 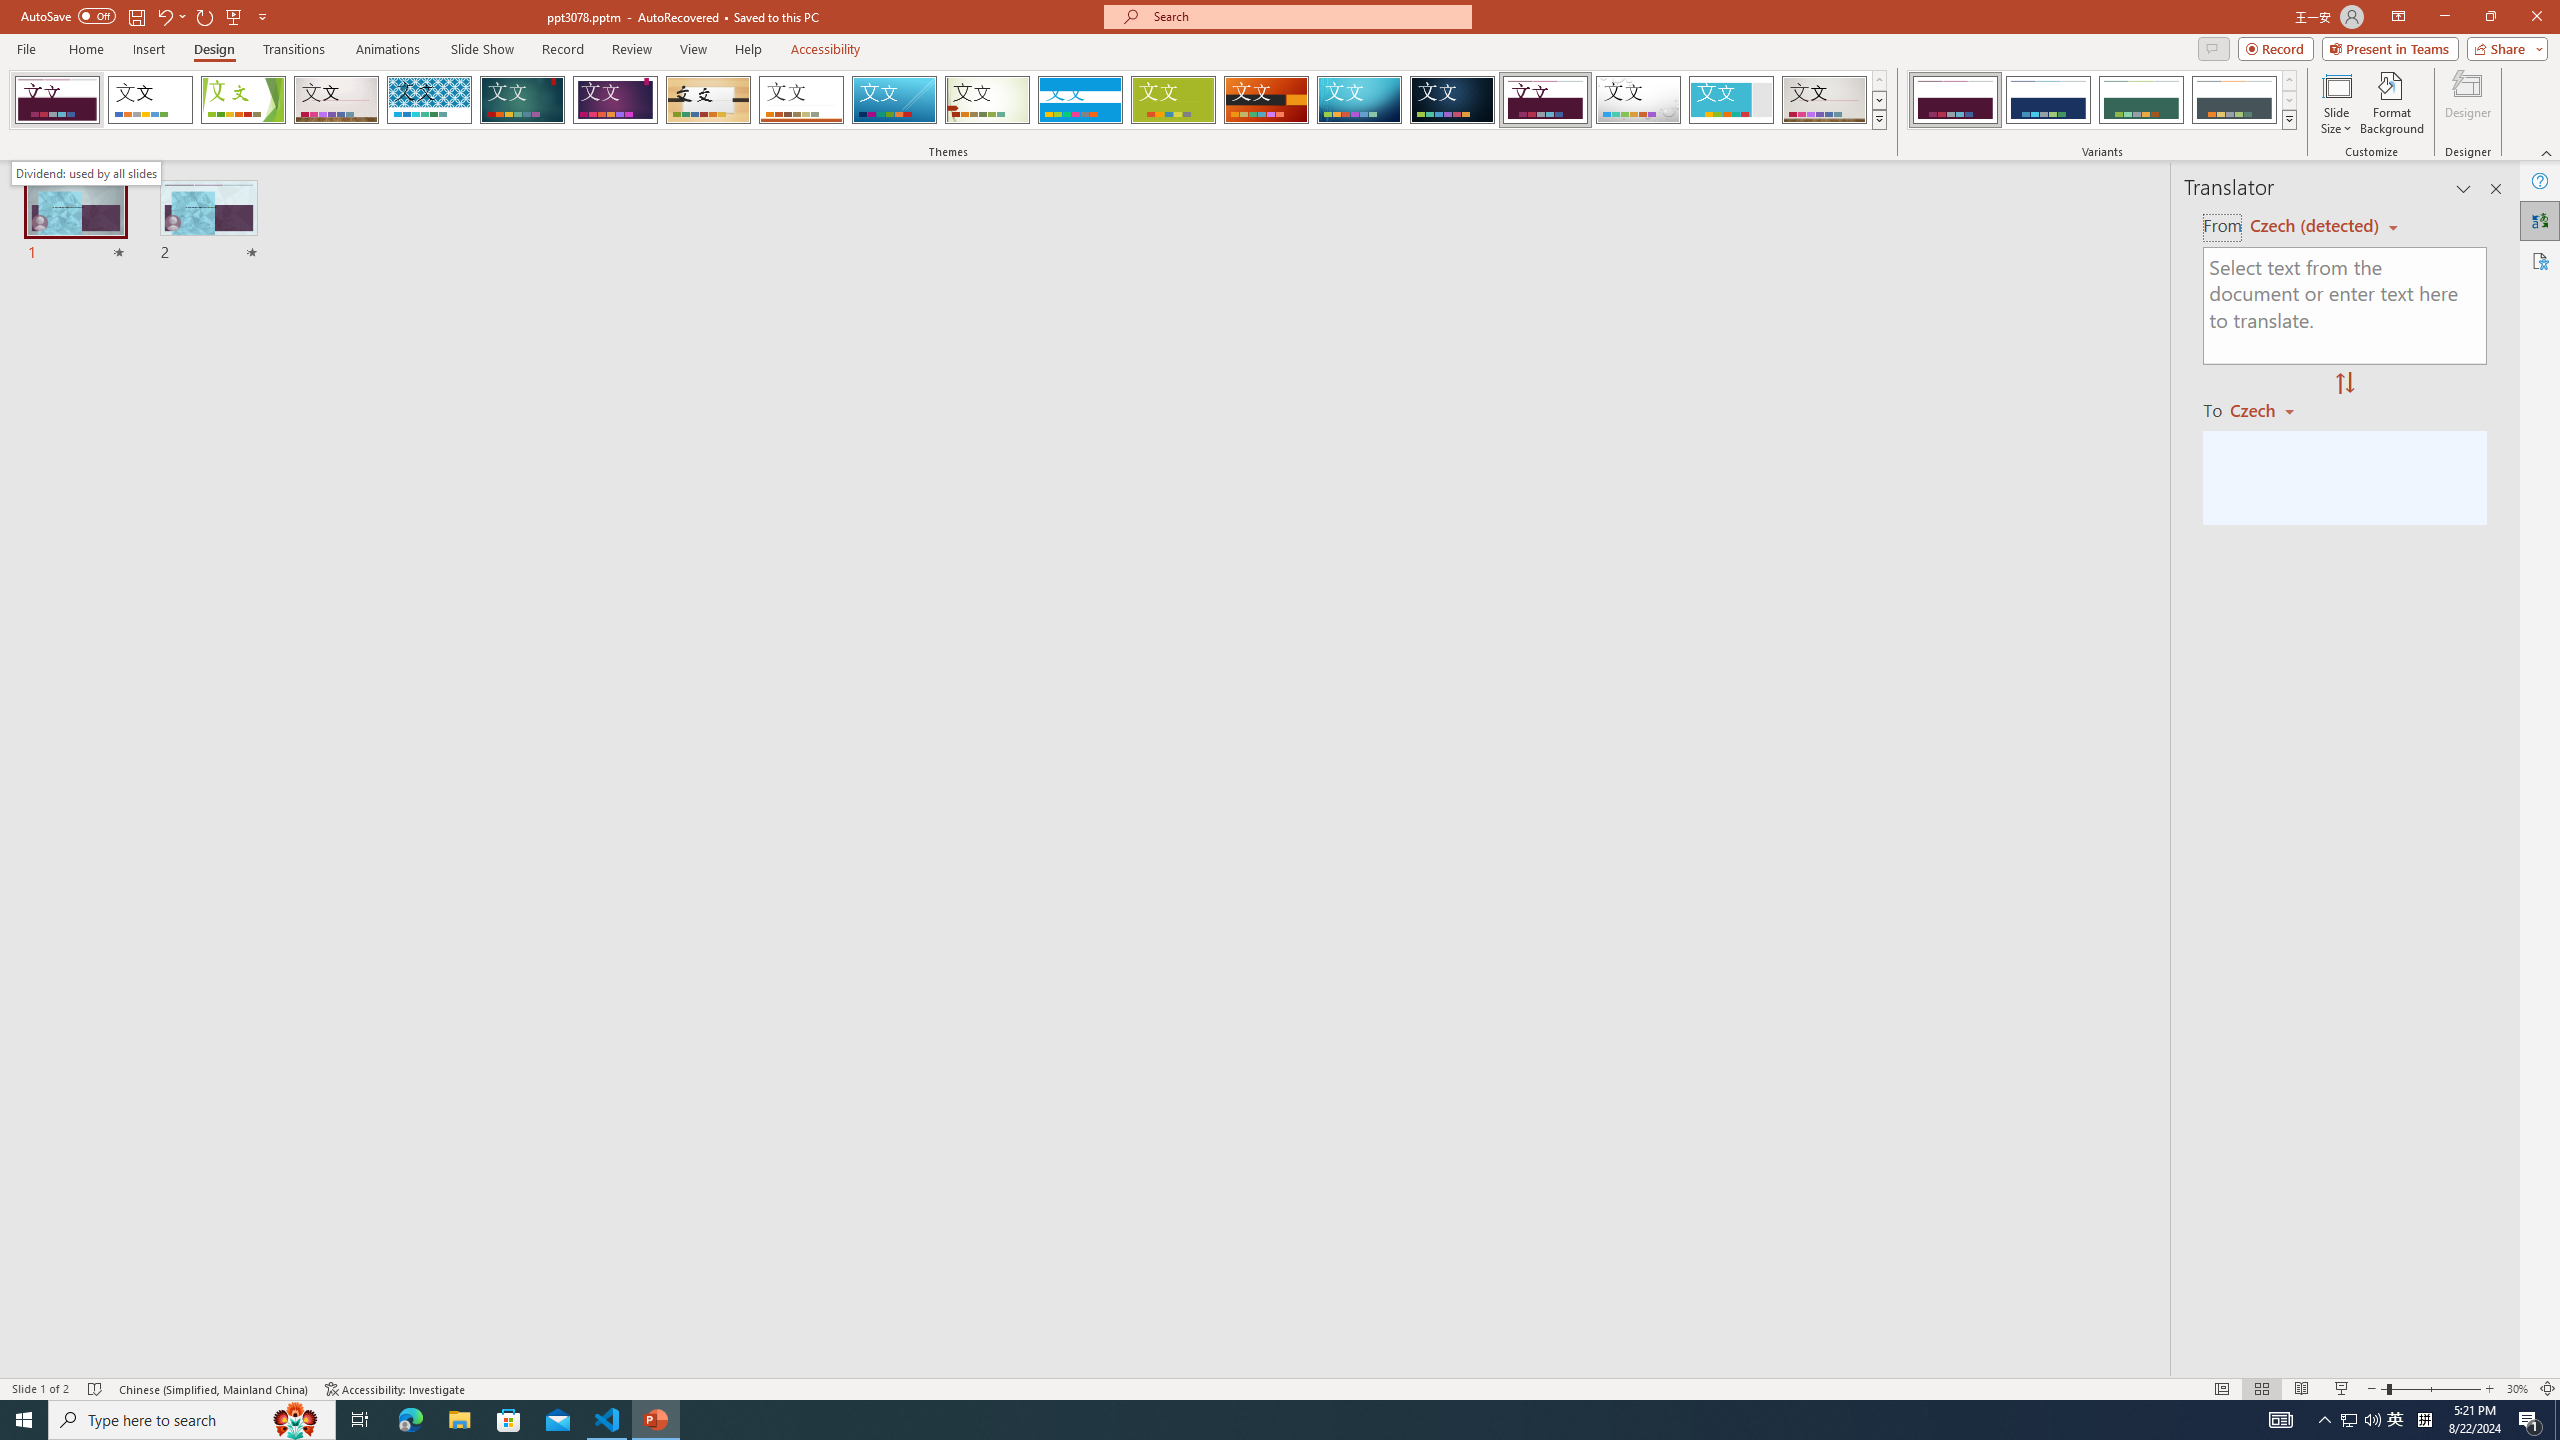 I want to click on 'Slice', so click(x=893, y=99).